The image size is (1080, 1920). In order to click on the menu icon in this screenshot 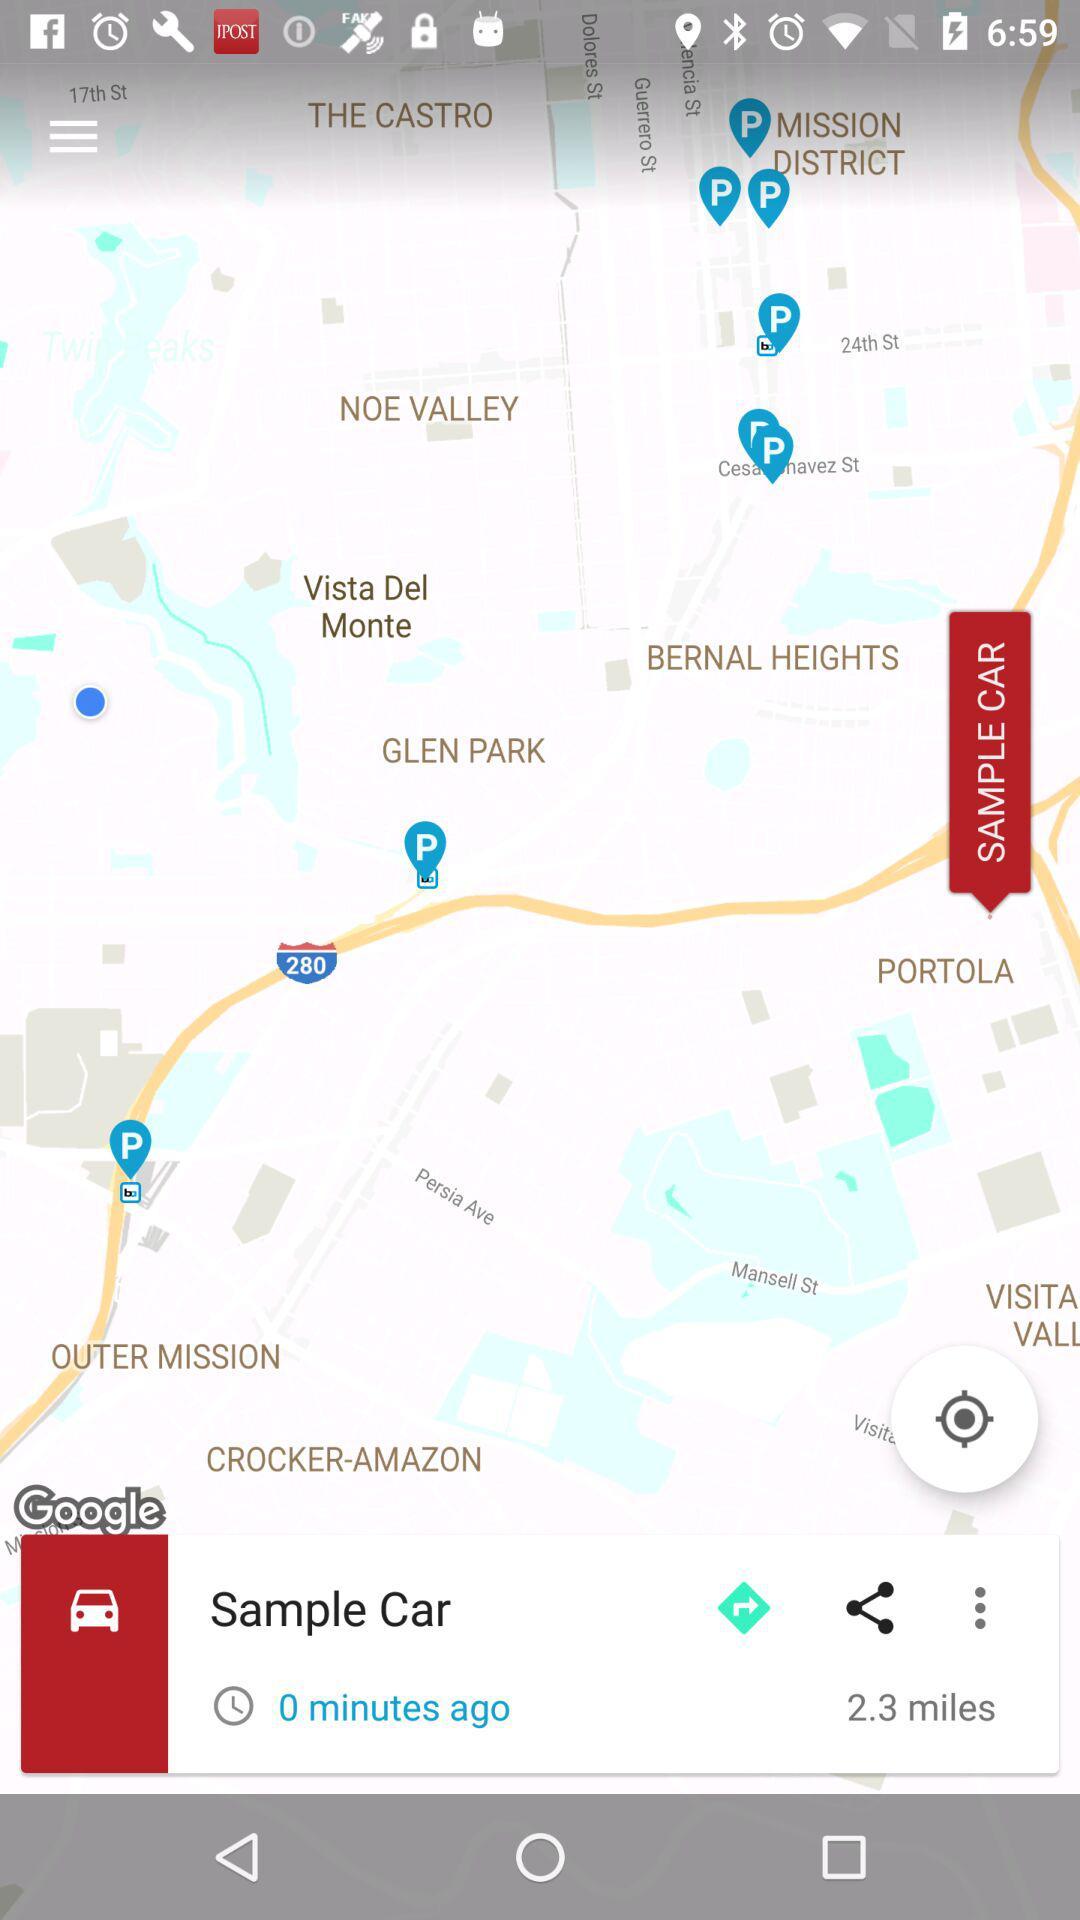, I will do `click(72, 135)`.